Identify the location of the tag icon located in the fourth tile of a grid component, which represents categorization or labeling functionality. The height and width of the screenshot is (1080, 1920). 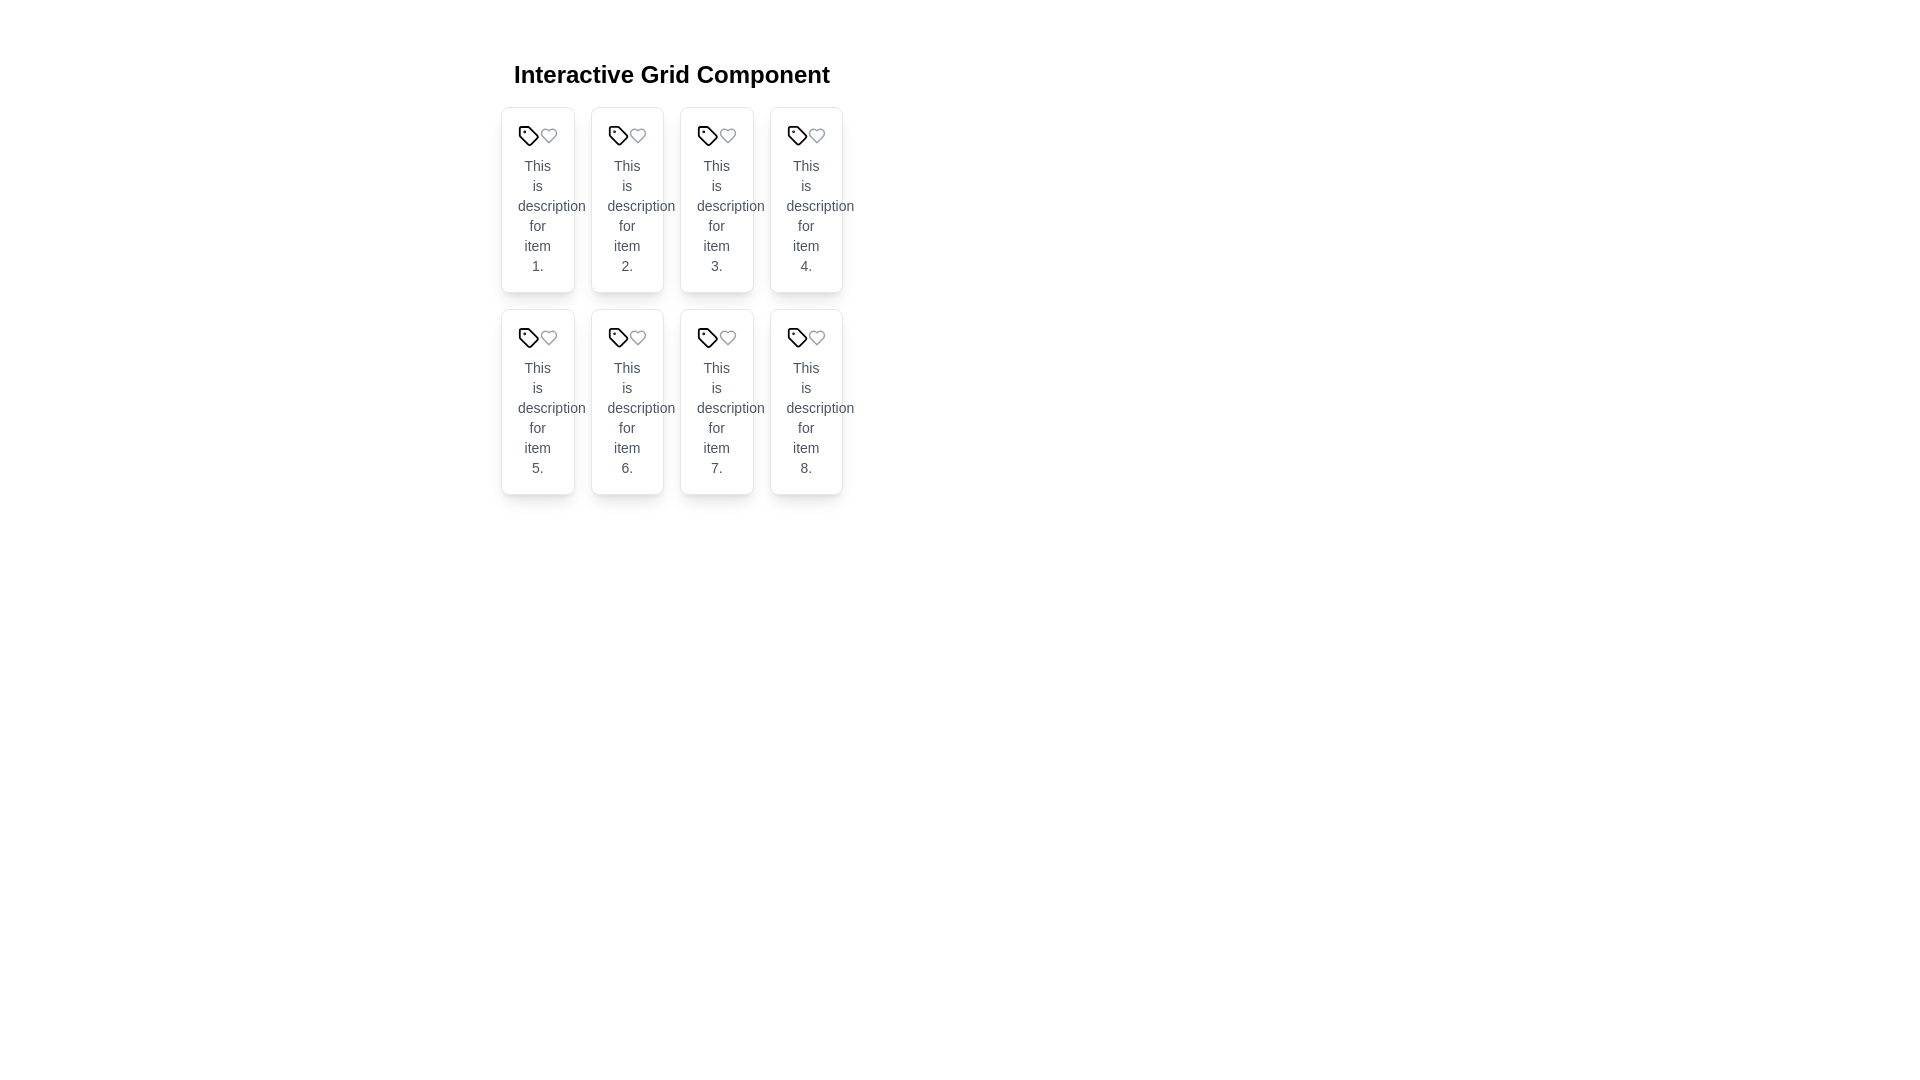
(795, 135).